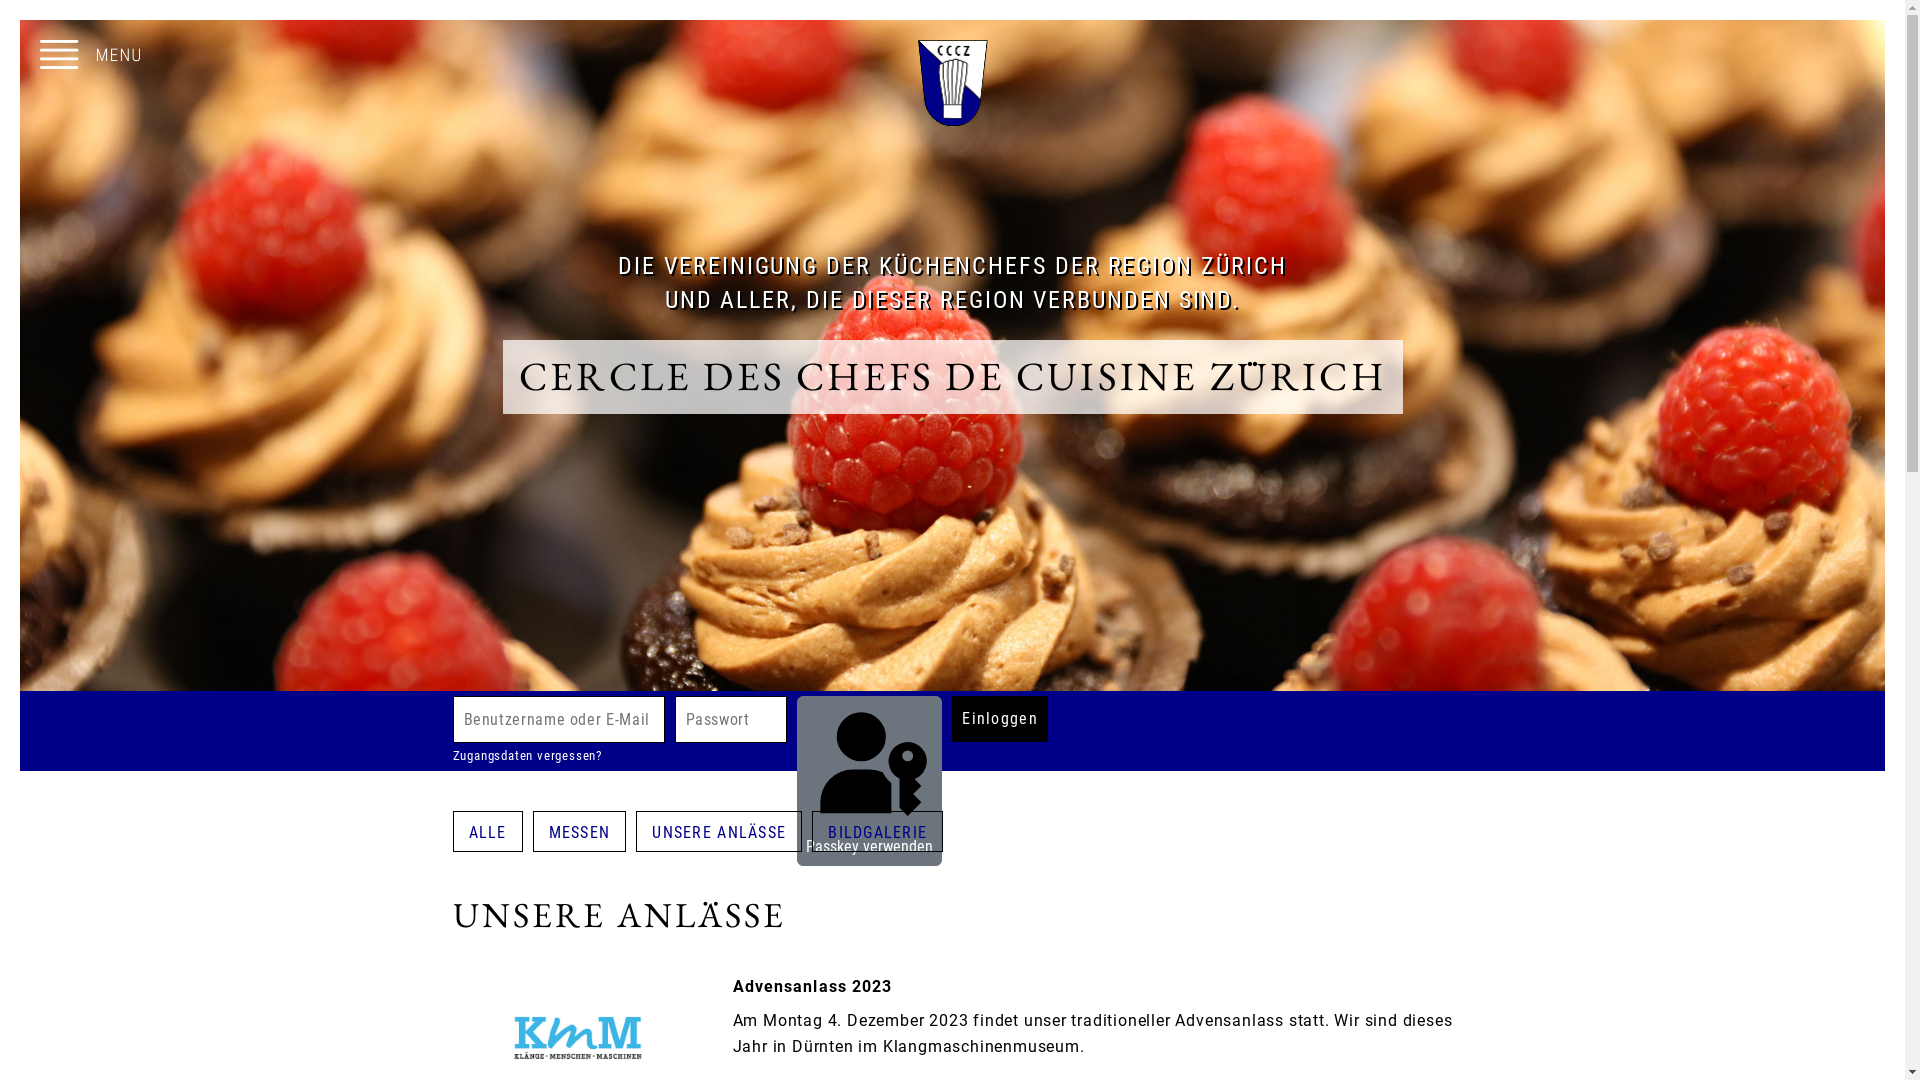  Describe the element at coordinates (950, 717) in the screenshot. I see `'Einloggen'` at that location.